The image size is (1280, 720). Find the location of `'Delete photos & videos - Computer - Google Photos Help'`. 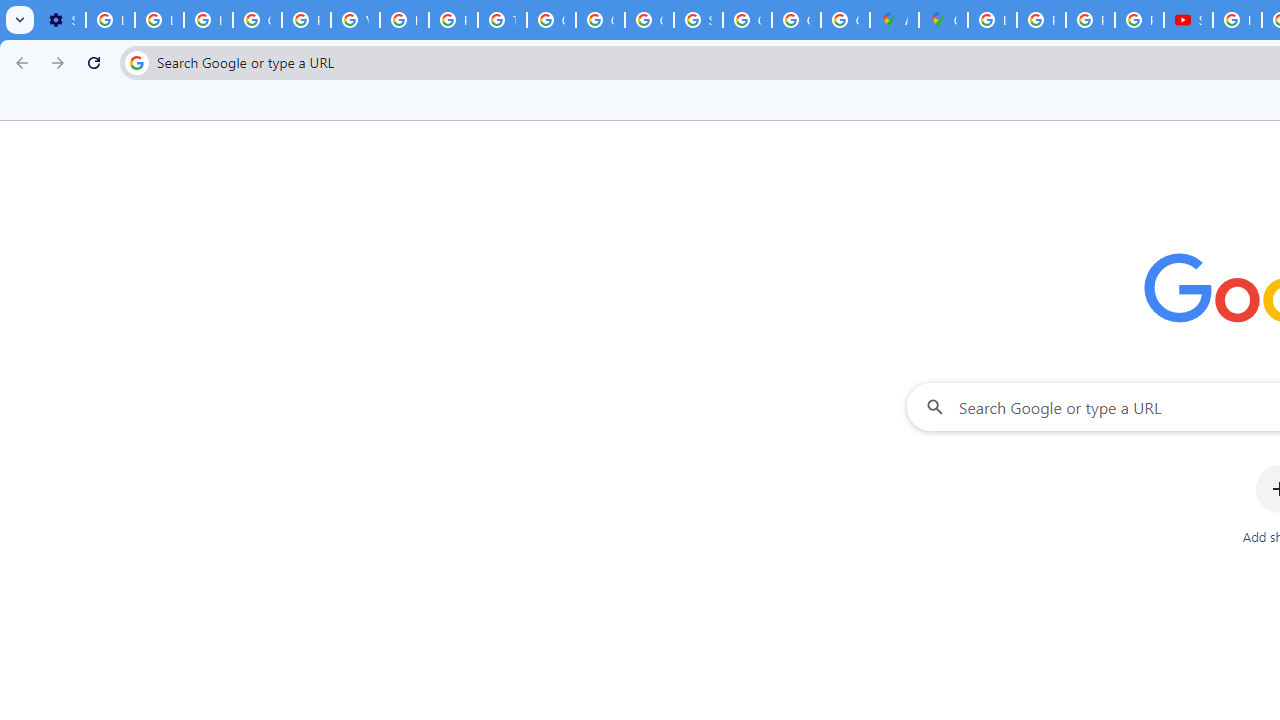

'Delete photos & videos - Computer - Google Photos Help' is located at coordinates (109, 20).